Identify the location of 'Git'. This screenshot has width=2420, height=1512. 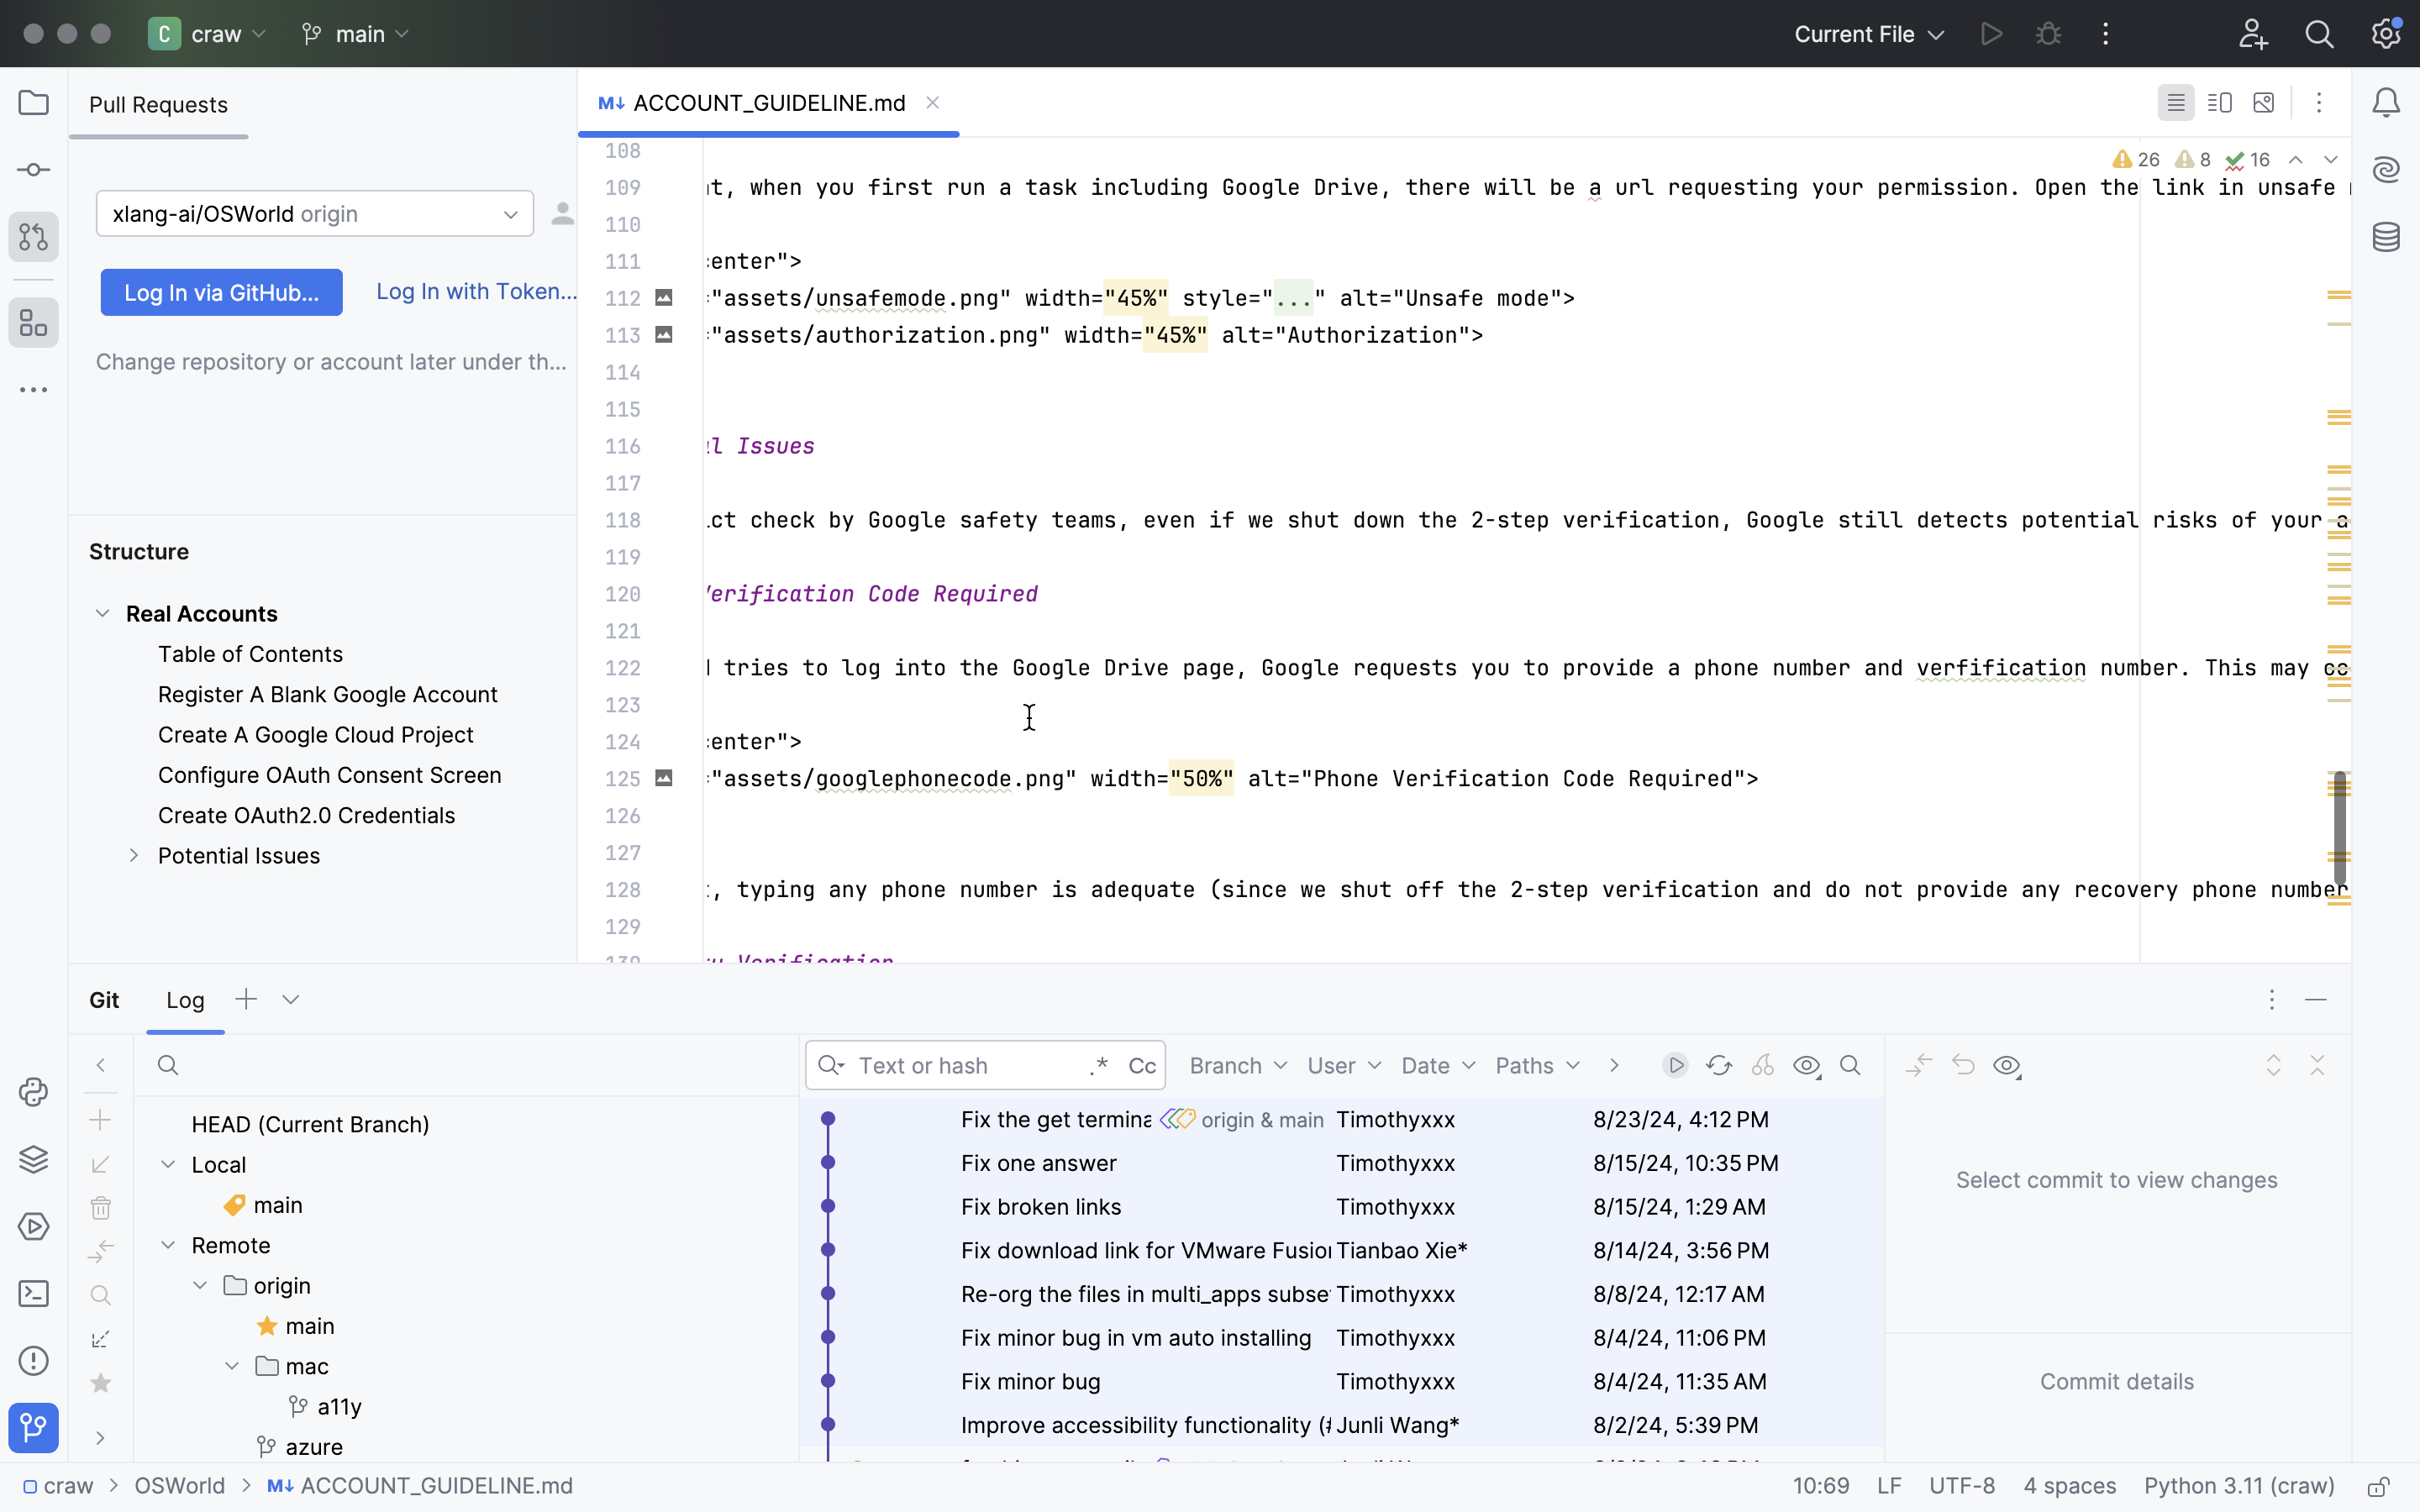
(107, 999).